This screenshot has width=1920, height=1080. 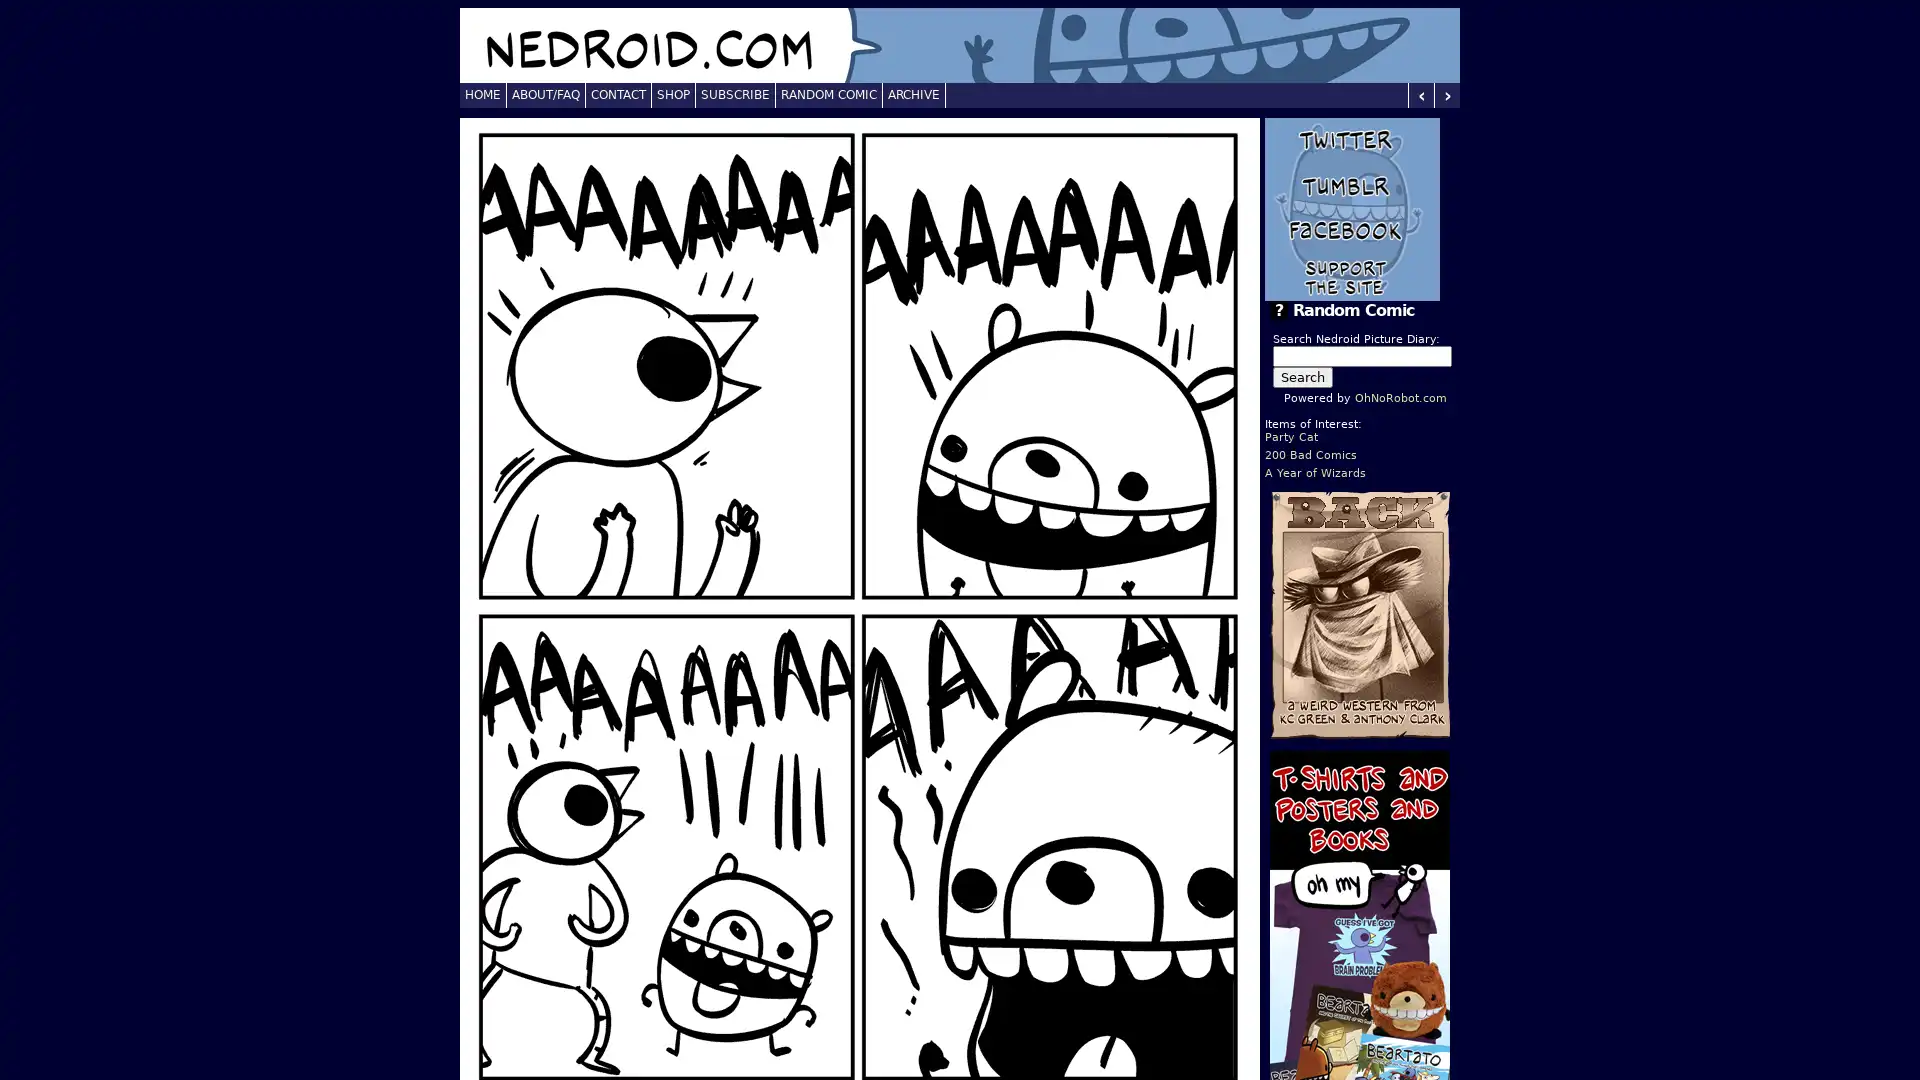 I want to click on Search, so click(x=1302, y=377).